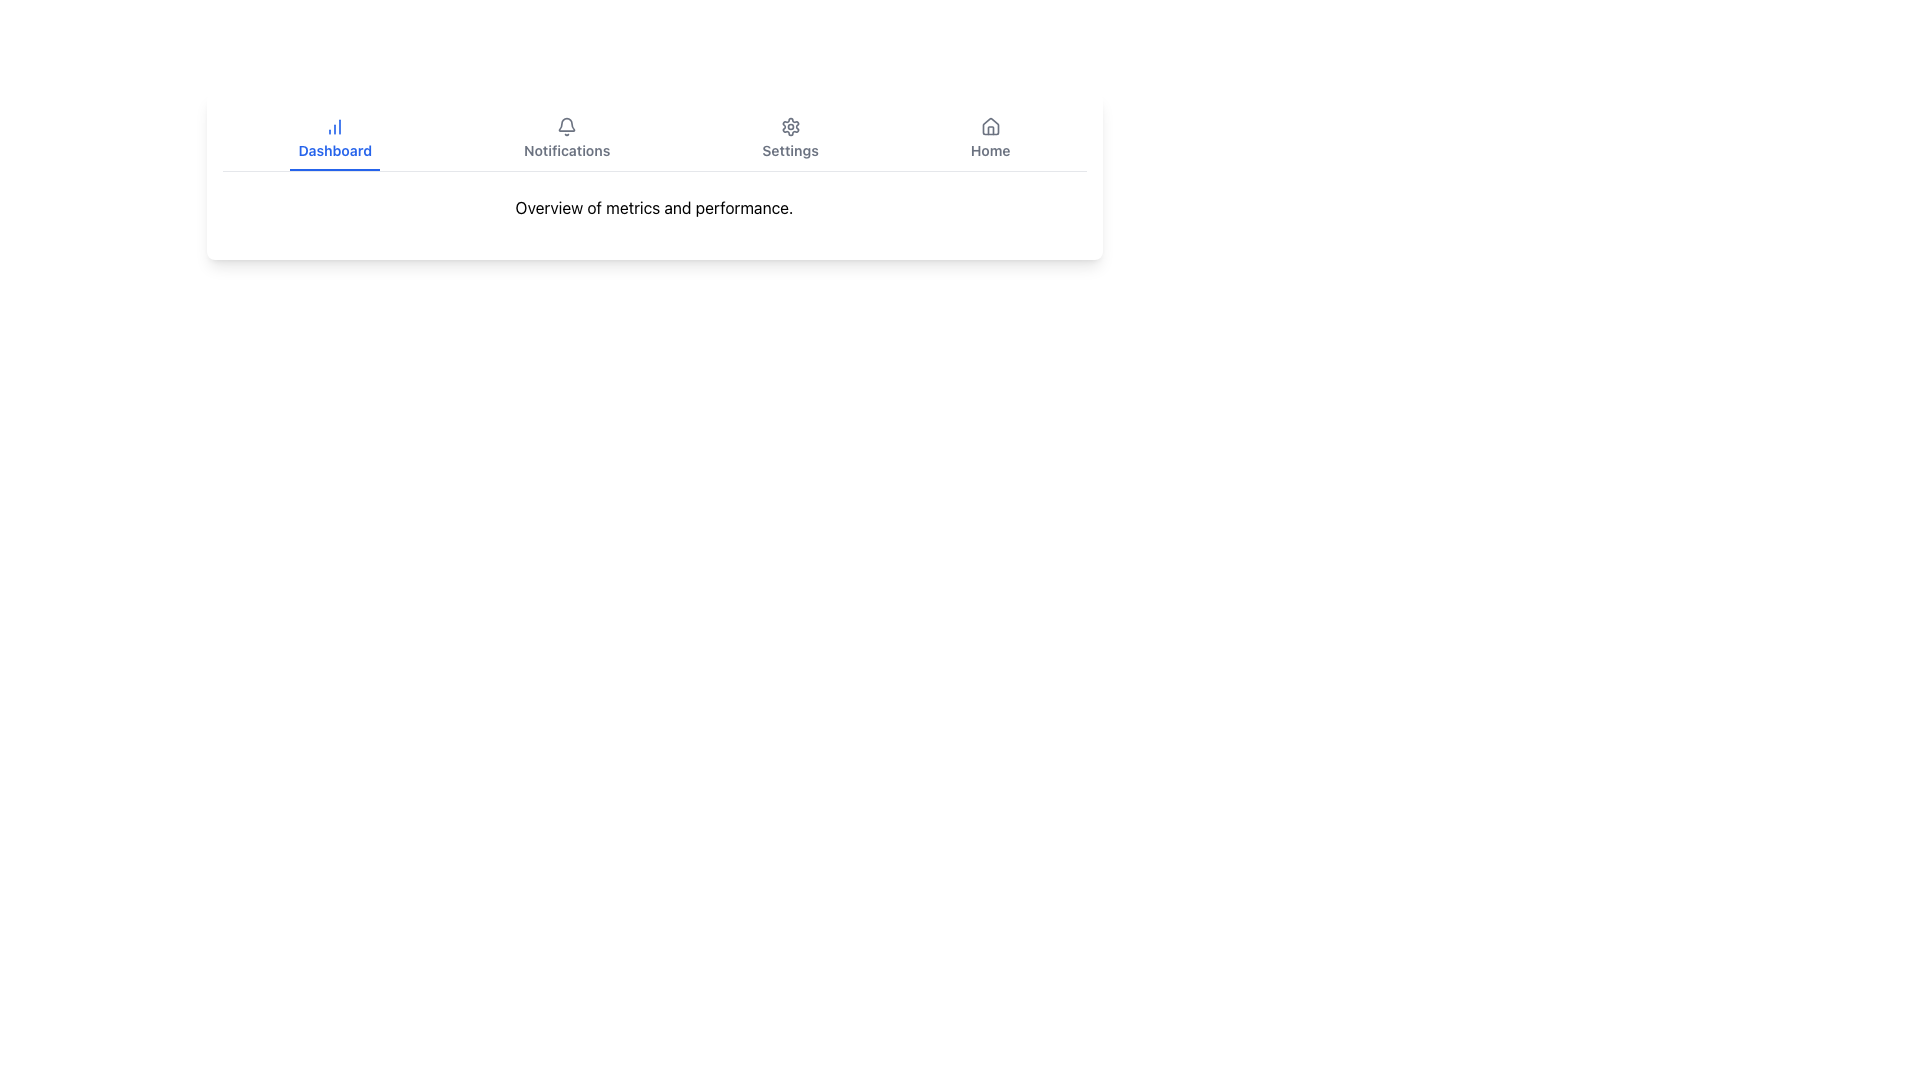 This screenshot has height=1080, width=1920. Describe the element at coordinates (566, 149) in the screenshot. I see `the Text Label that names the functionality associated with the bell icon, located in the upper section of the interface near the center` at that location.